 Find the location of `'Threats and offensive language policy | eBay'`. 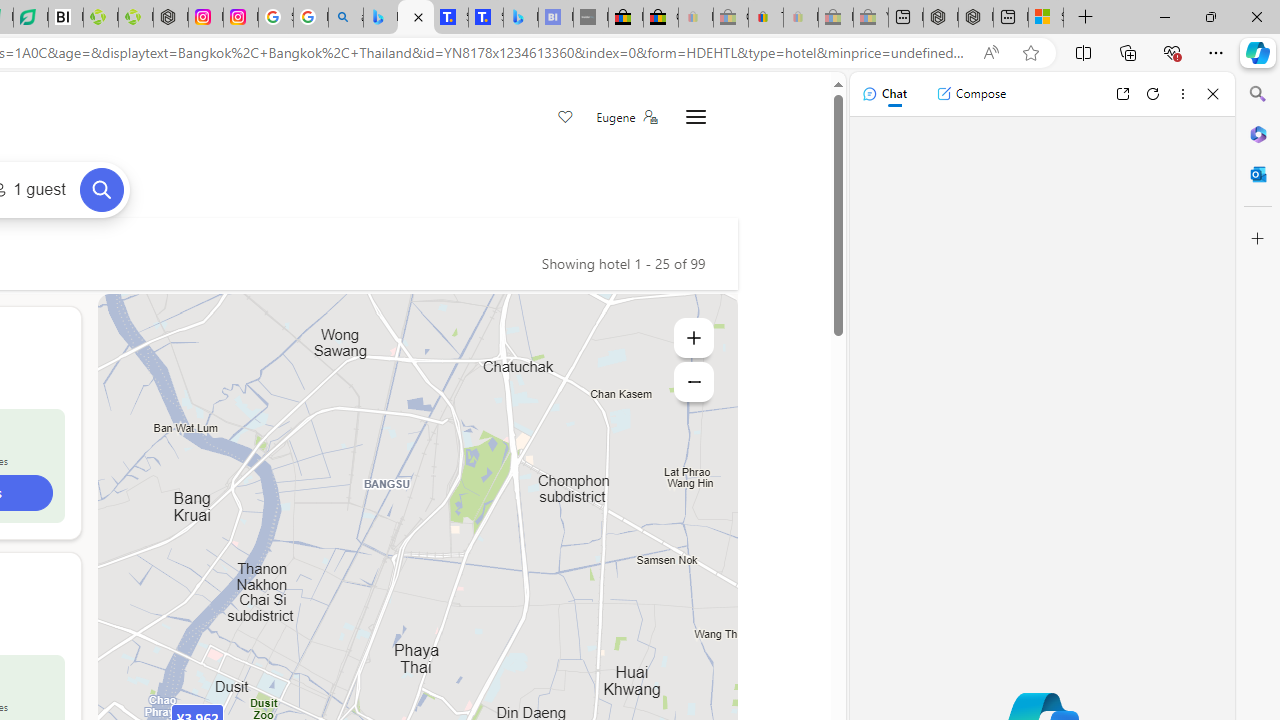

'Threats and offensive language policy | eBay' is located at coordinates (765, 17).